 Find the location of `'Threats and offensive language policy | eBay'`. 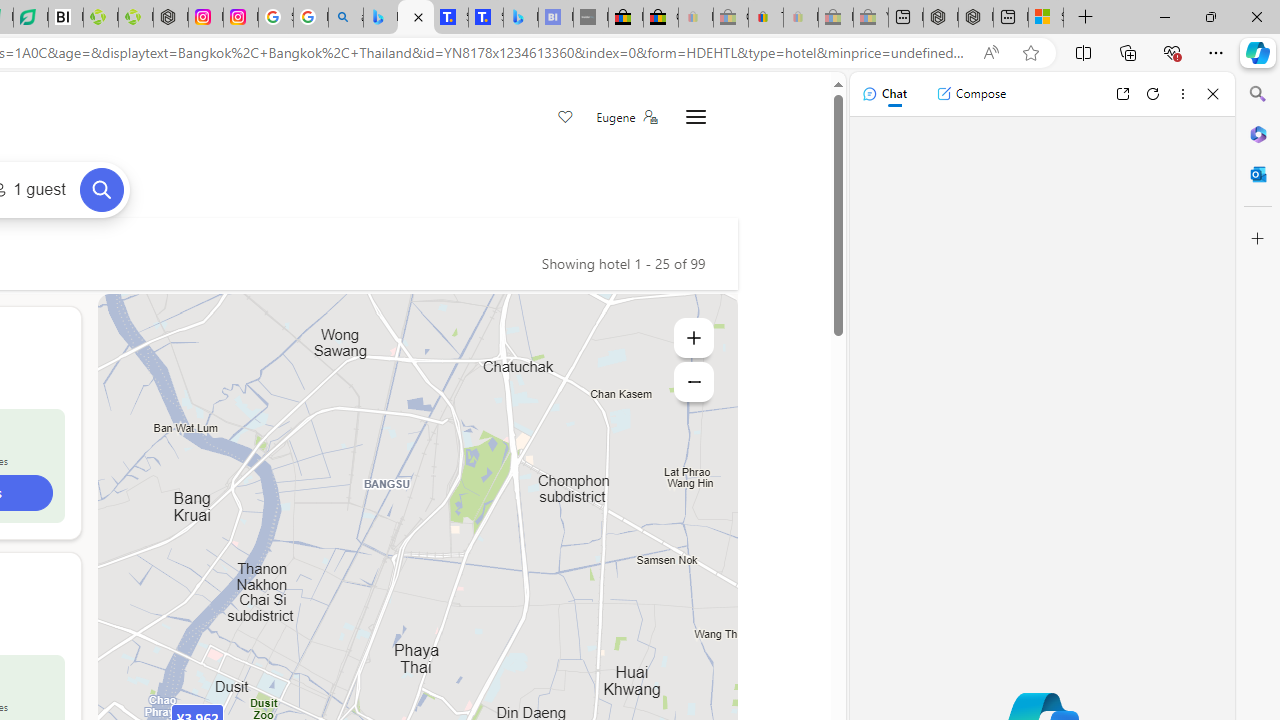

'Threats and offensive language policy | eBay' is located at coordinates (765, 17).